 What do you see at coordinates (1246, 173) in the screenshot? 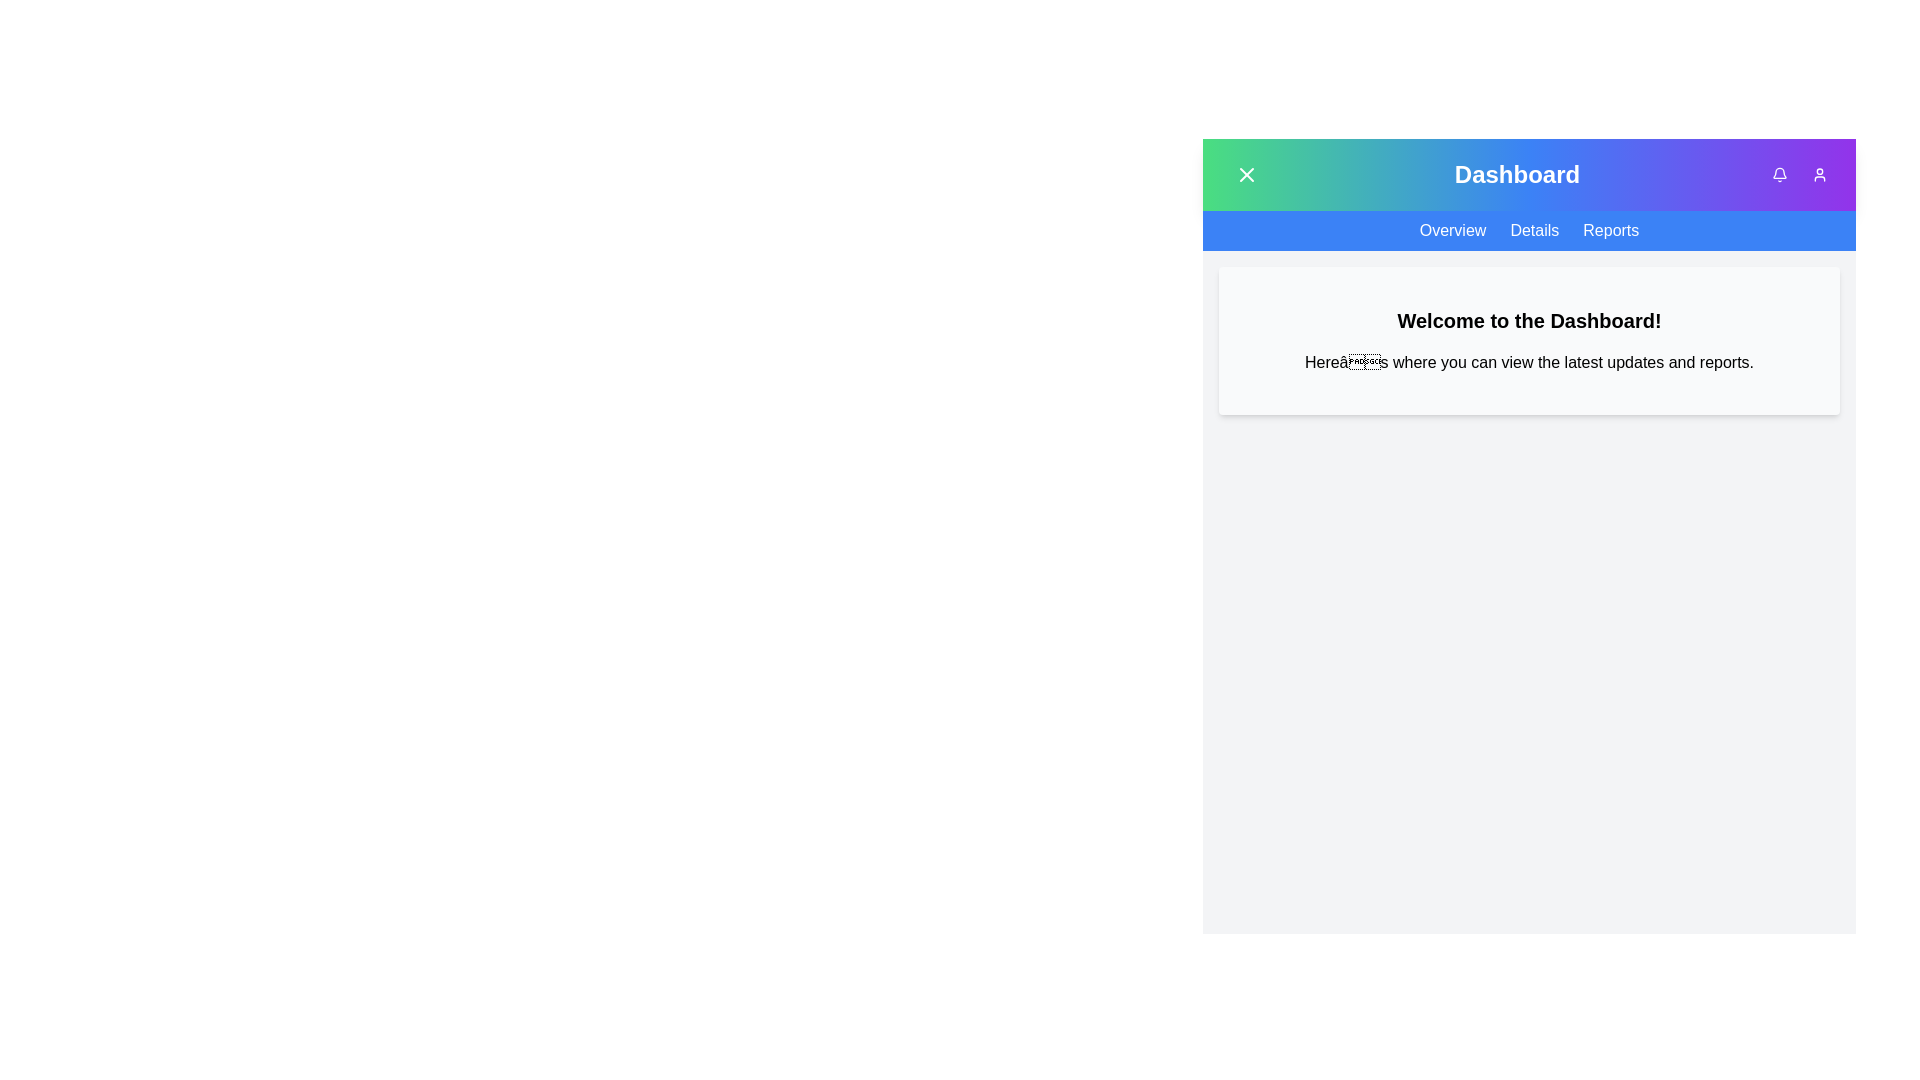
I see `the button with the X icon to toggle the menu visibility` at bounding box center [1246, 173].